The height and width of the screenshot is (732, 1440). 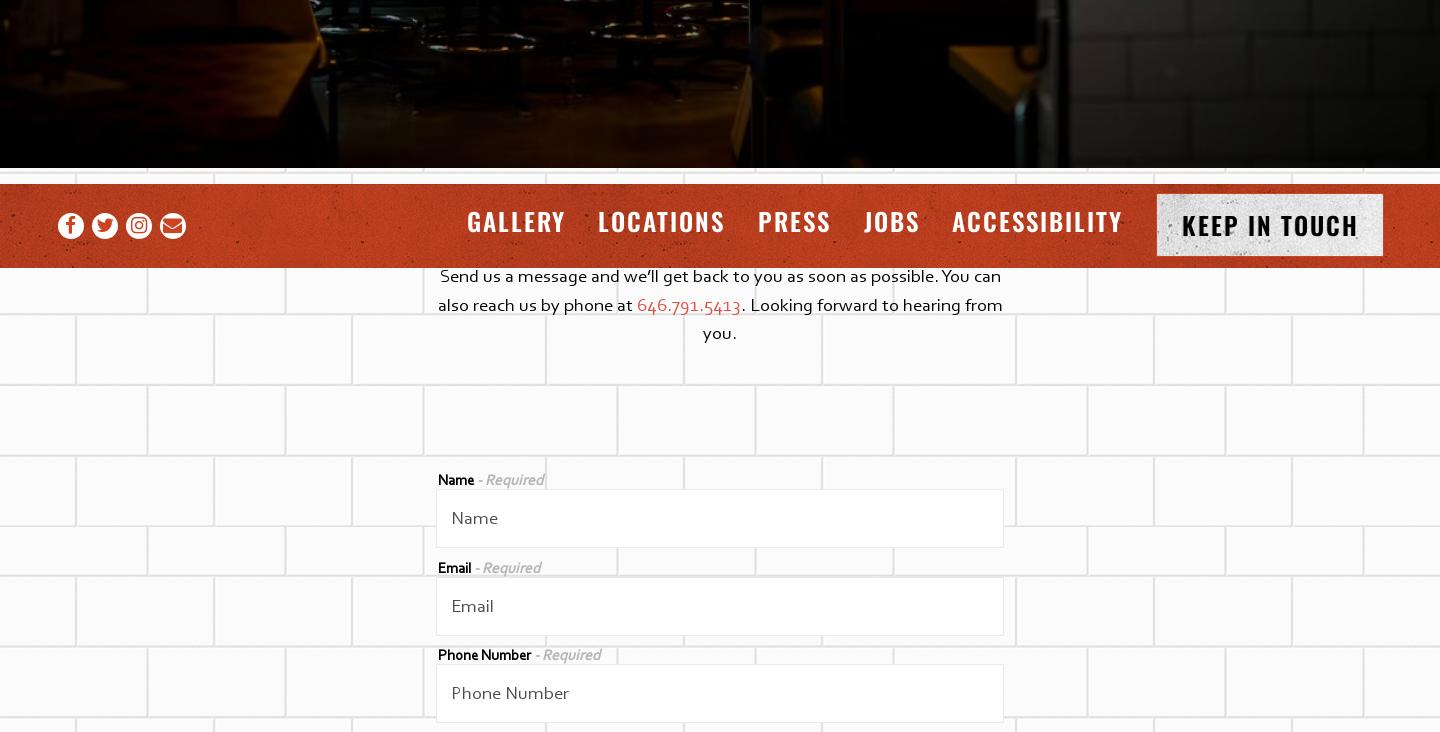 I want to click on 'Send us a message and we’ll get back to you as soon as possible. You can also reach us by phone at', so click(x=718, y=290).